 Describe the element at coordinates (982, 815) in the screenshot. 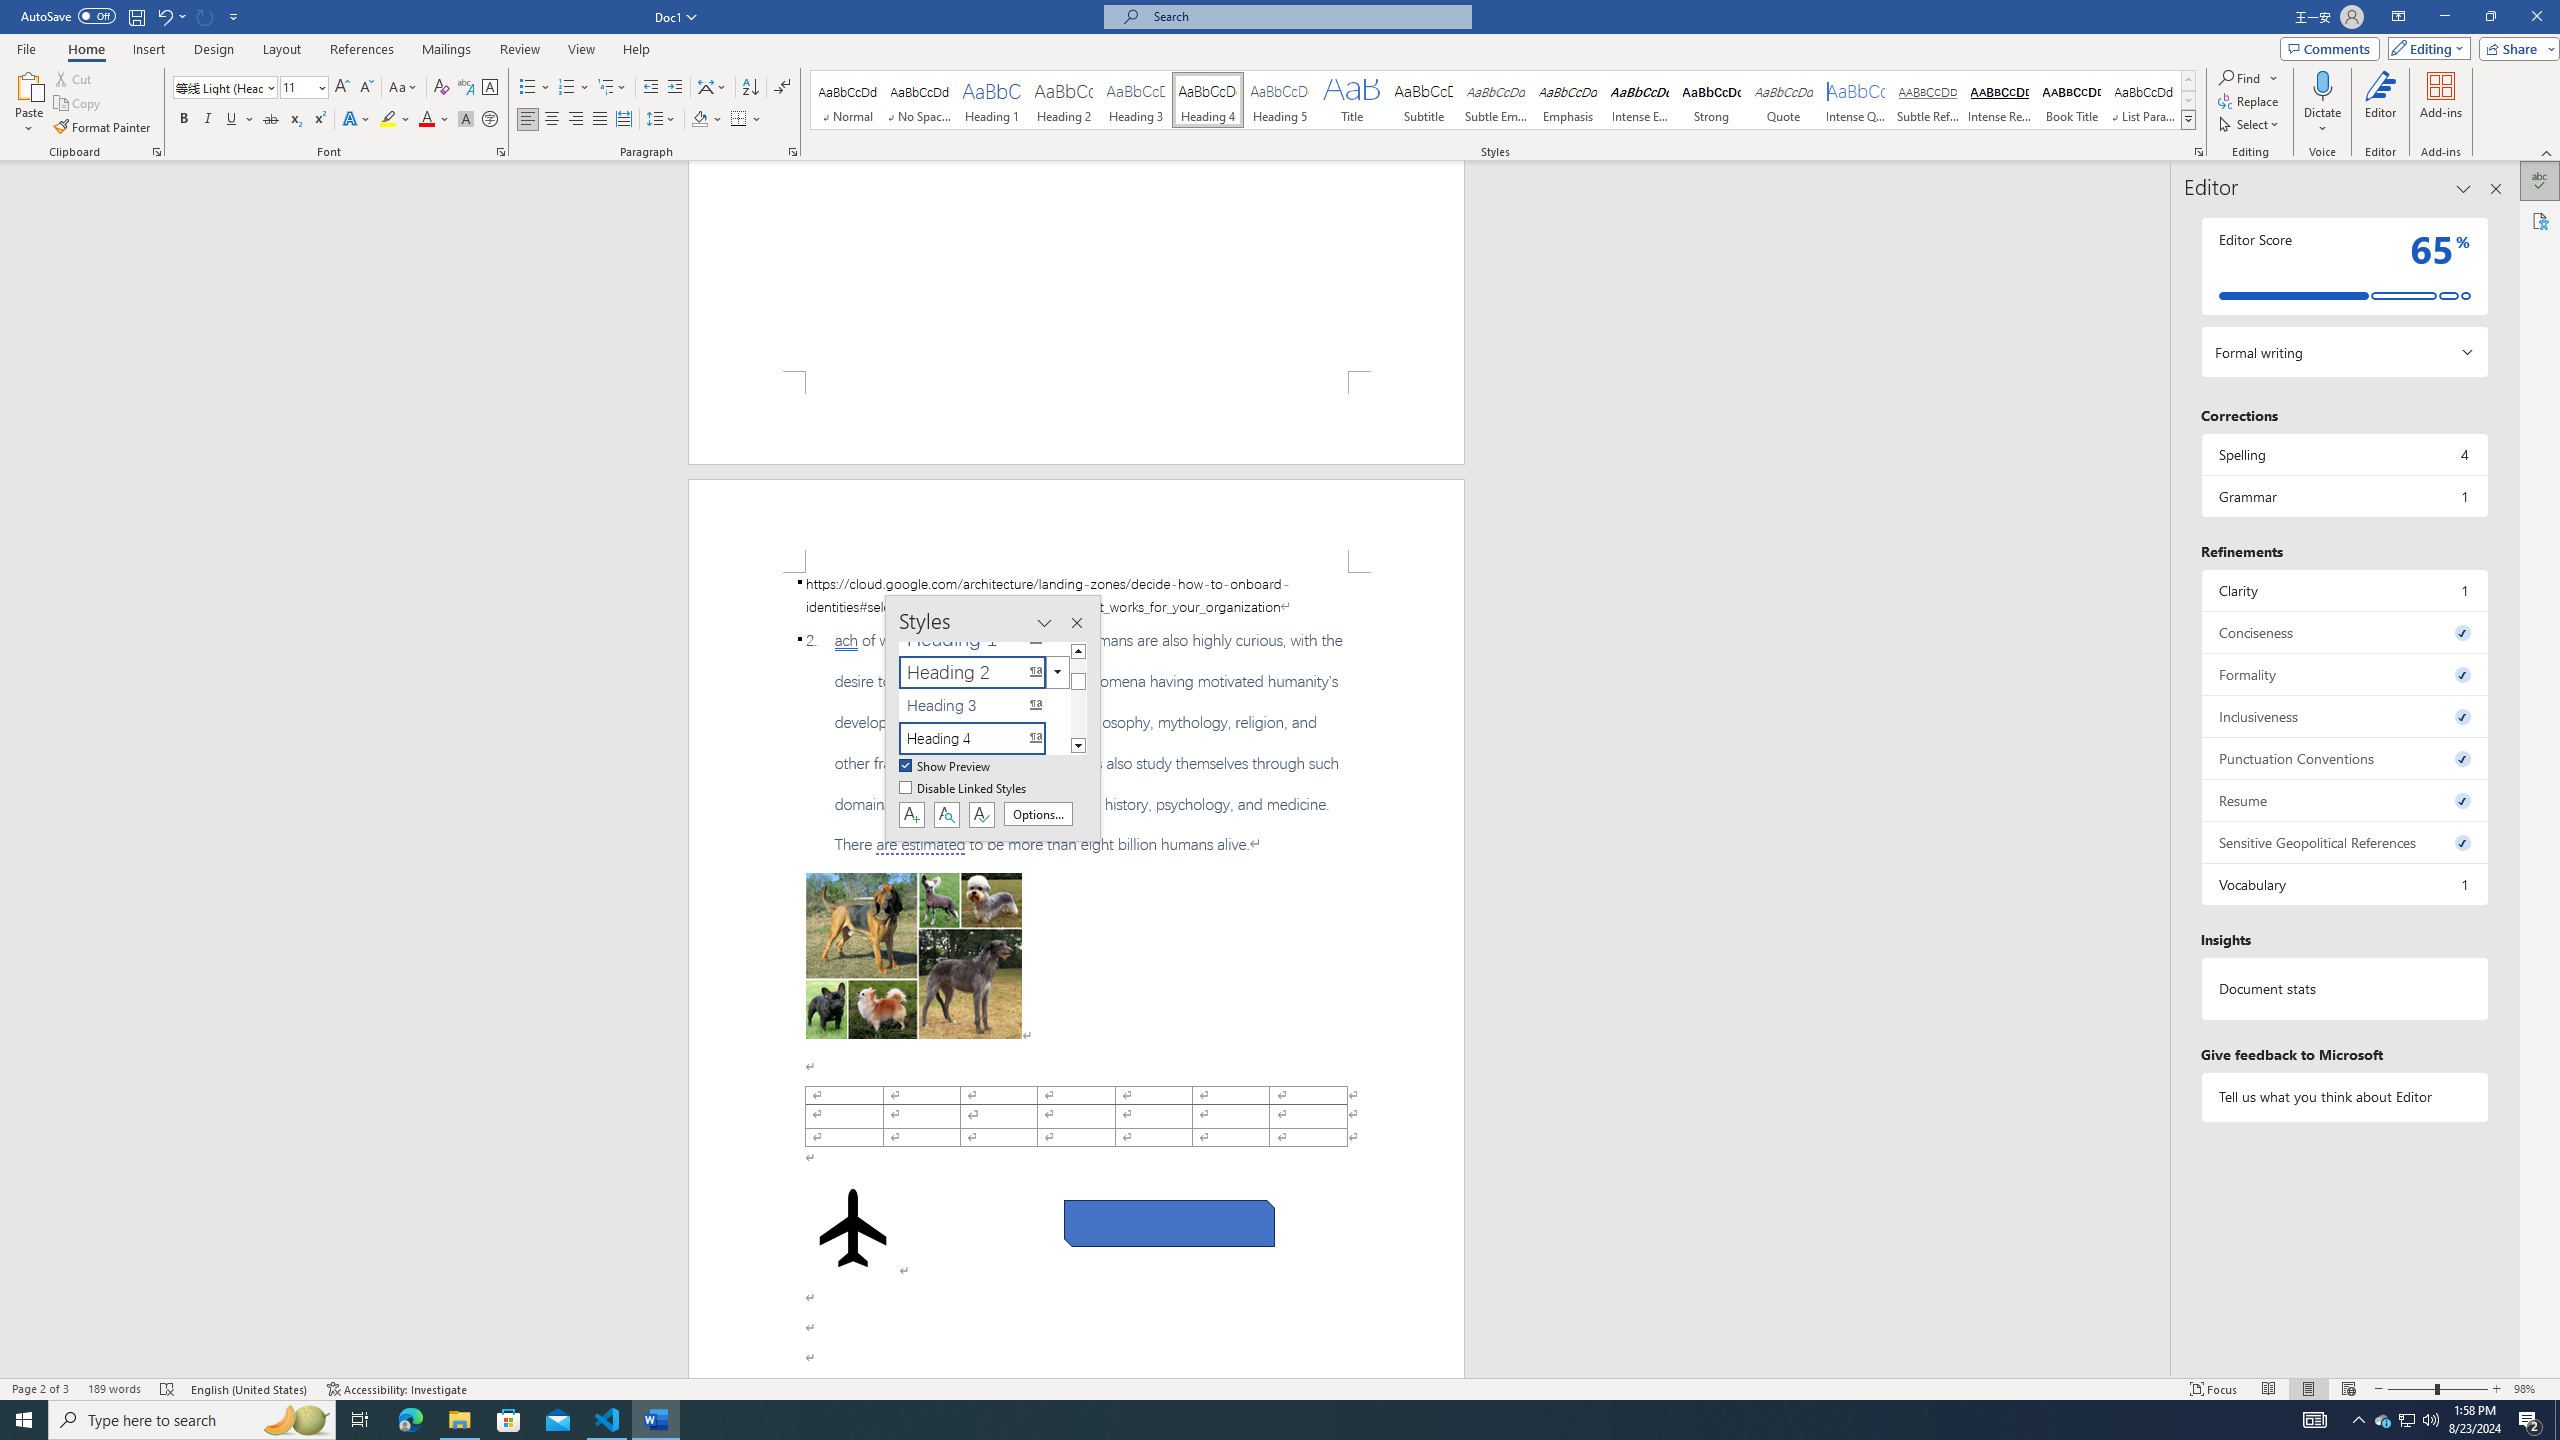

I see `'Class: NetUIButton'` at that location.